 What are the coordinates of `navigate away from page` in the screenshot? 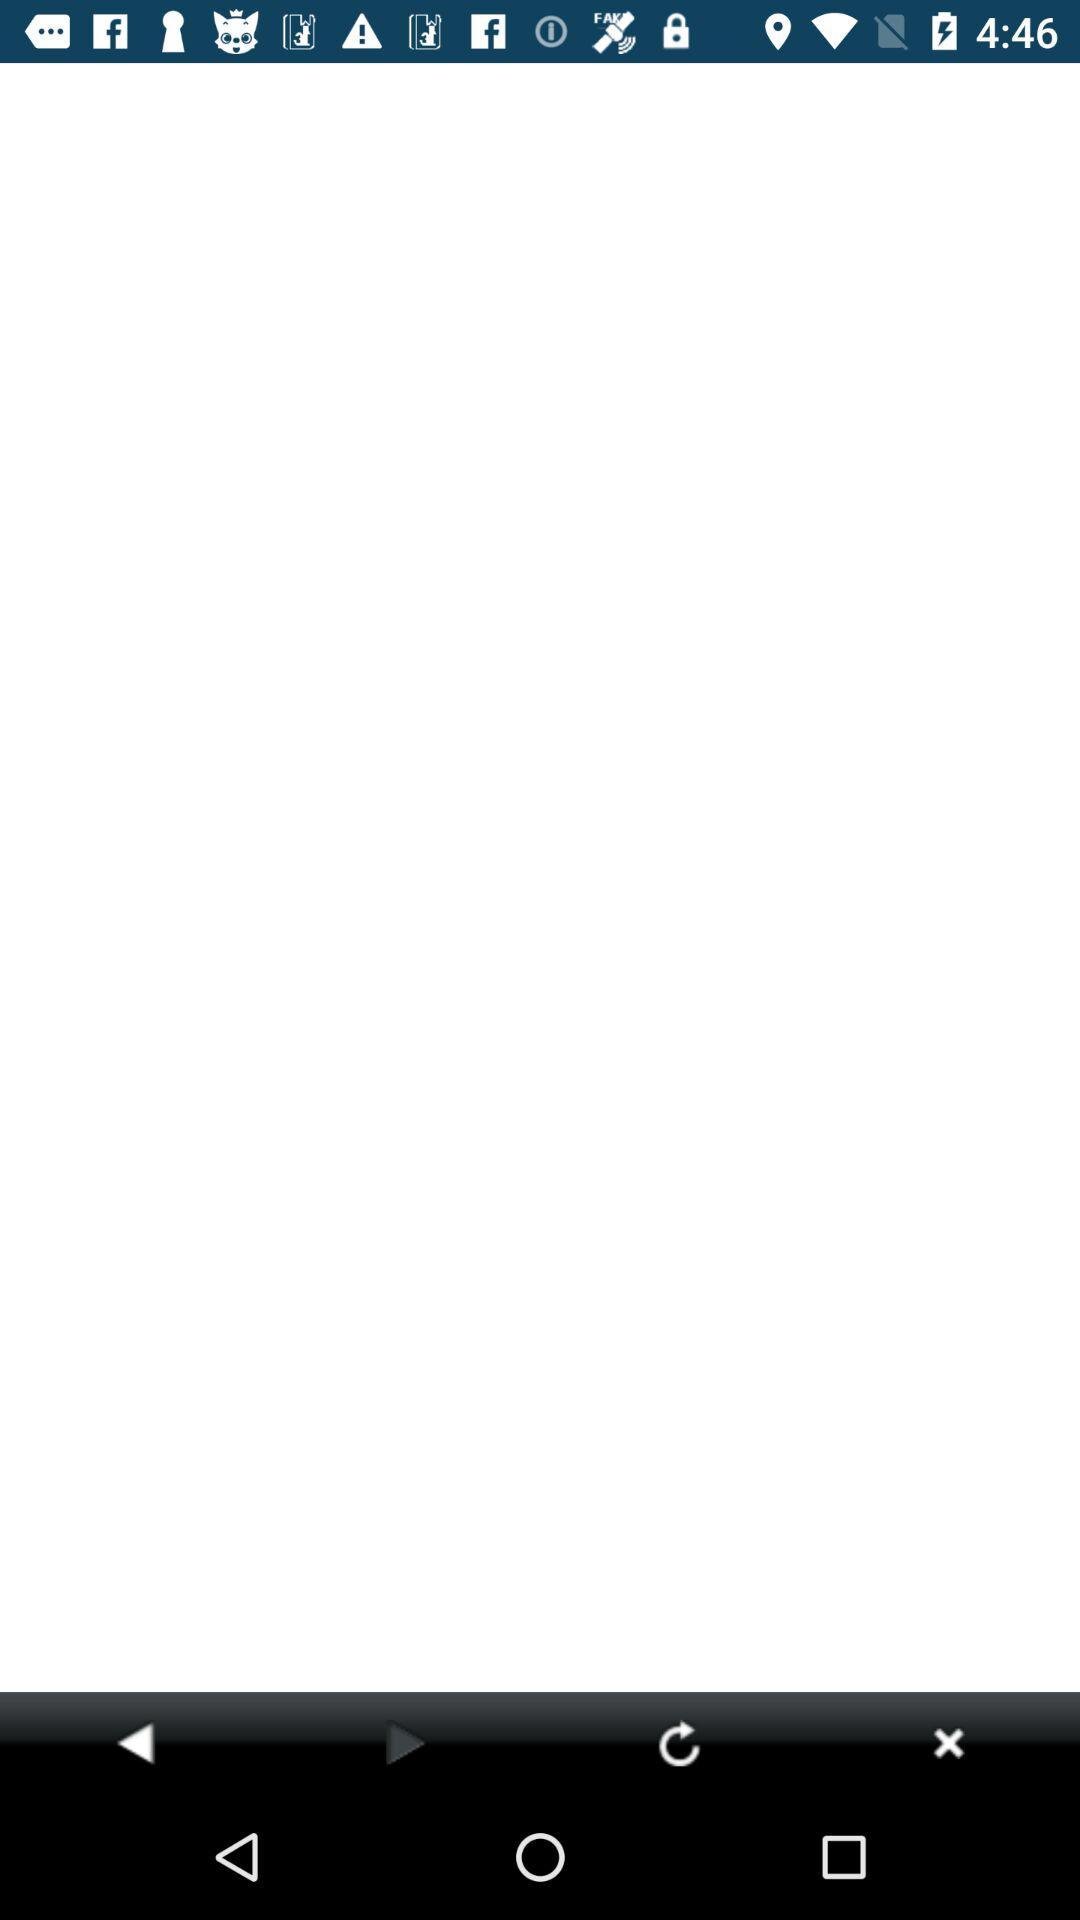 It's located at (947, 1741).